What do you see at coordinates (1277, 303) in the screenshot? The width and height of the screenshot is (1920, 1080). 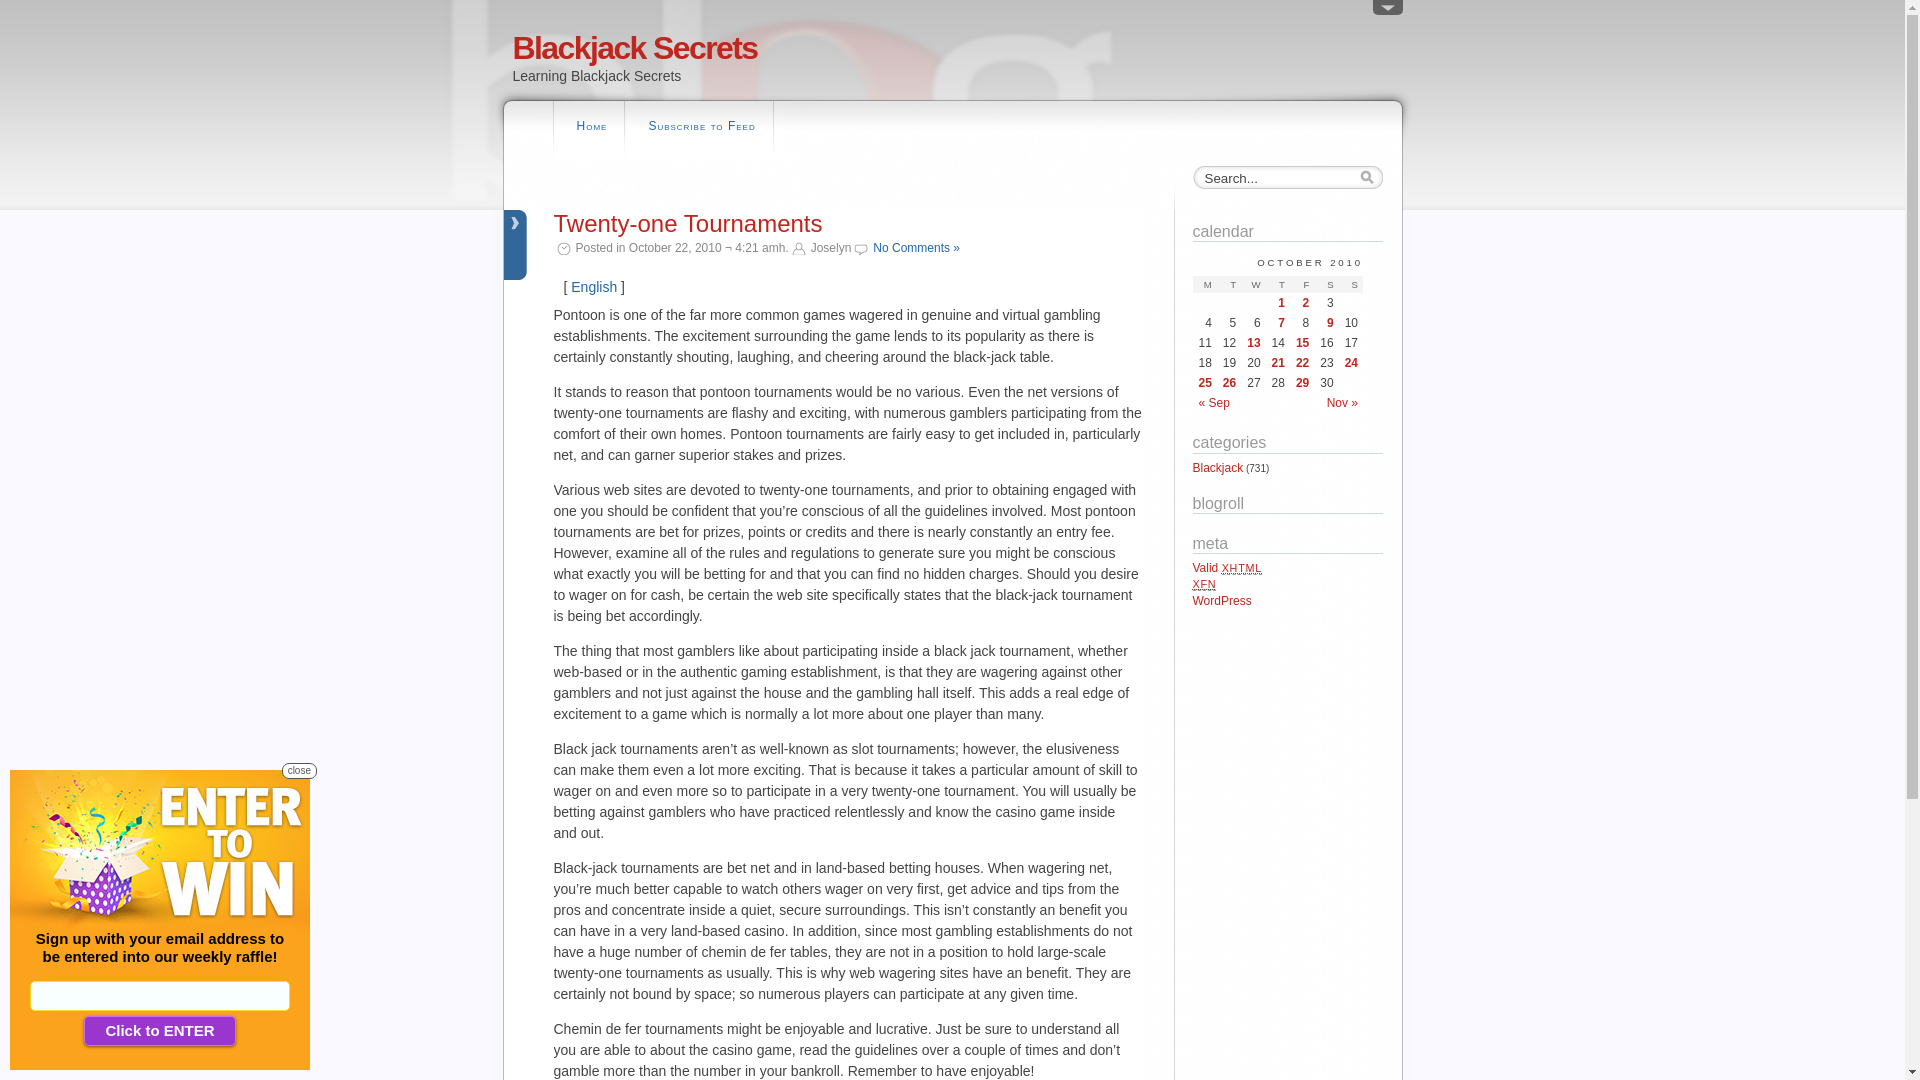 I see `'1'` at bounding box center [1277, 303].